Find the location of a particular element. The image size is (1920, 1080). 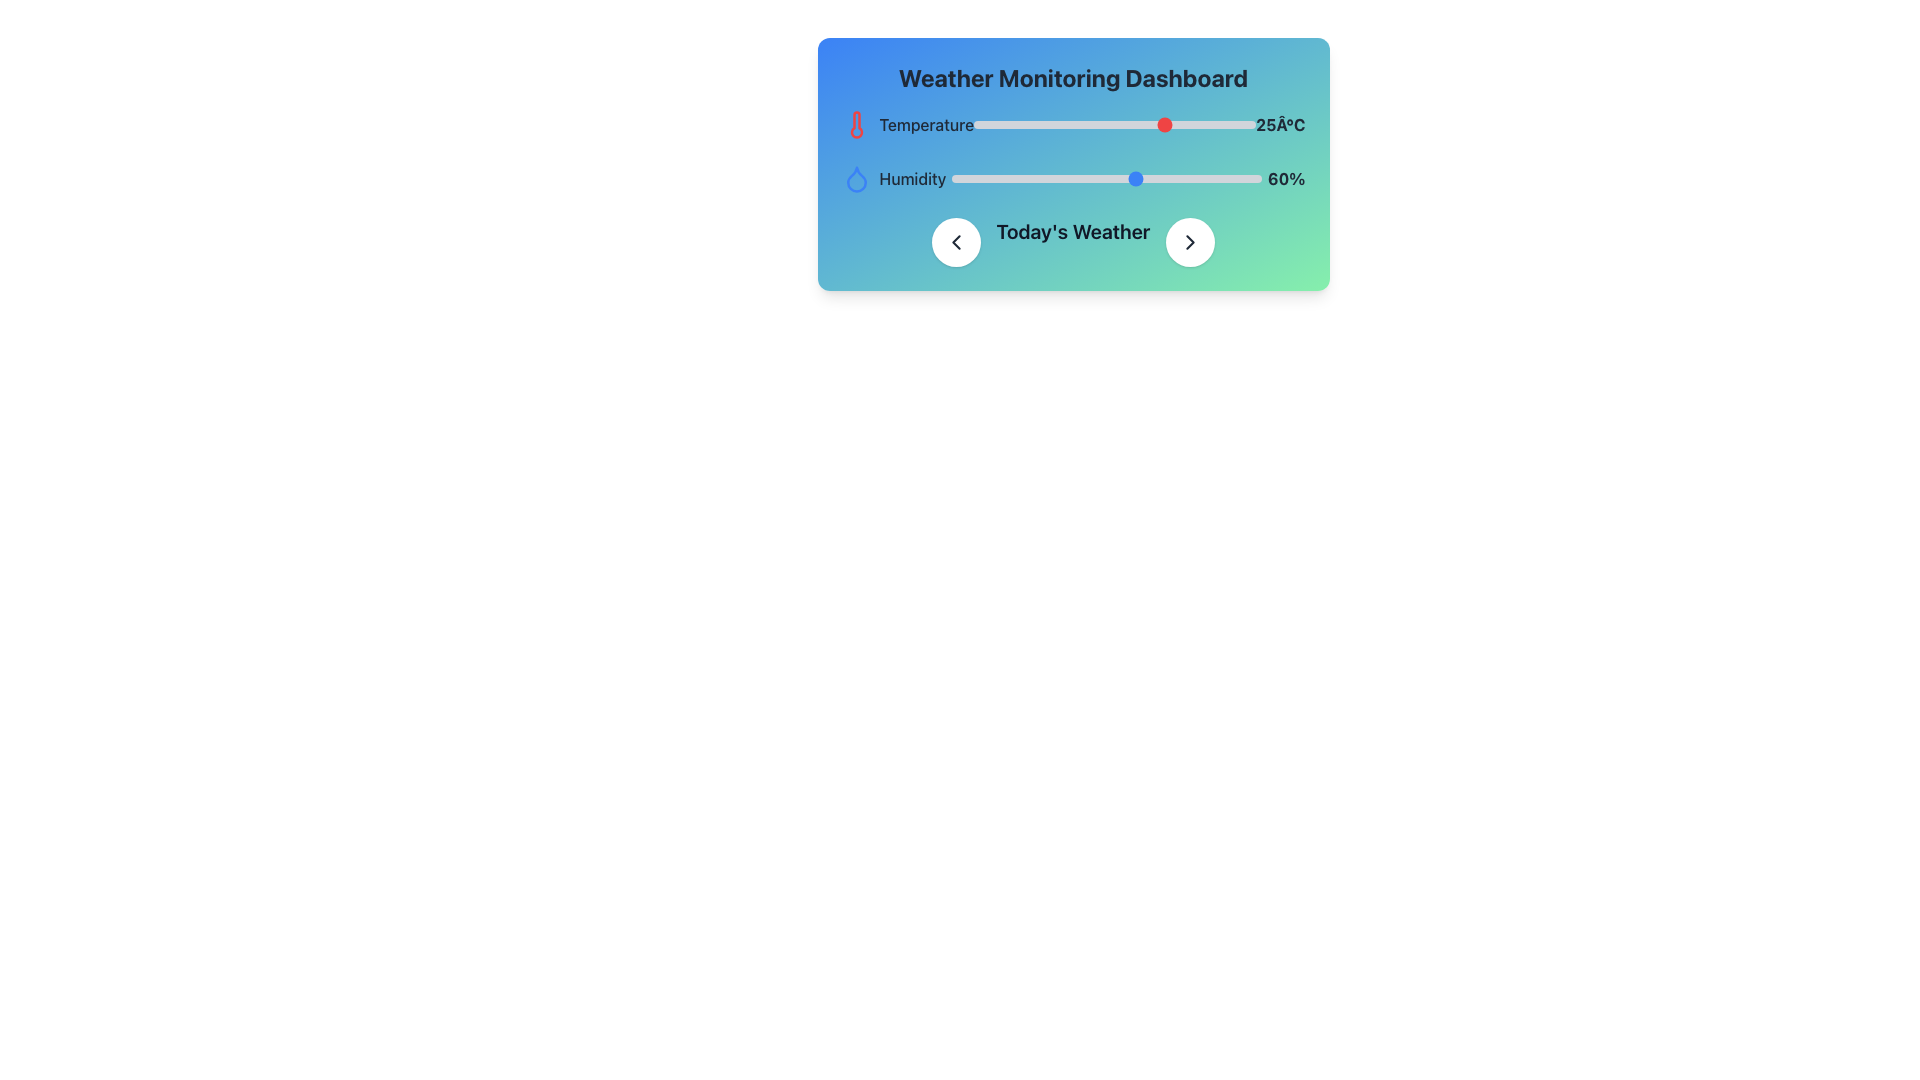

temperature is located at coordinates (1117, 124).